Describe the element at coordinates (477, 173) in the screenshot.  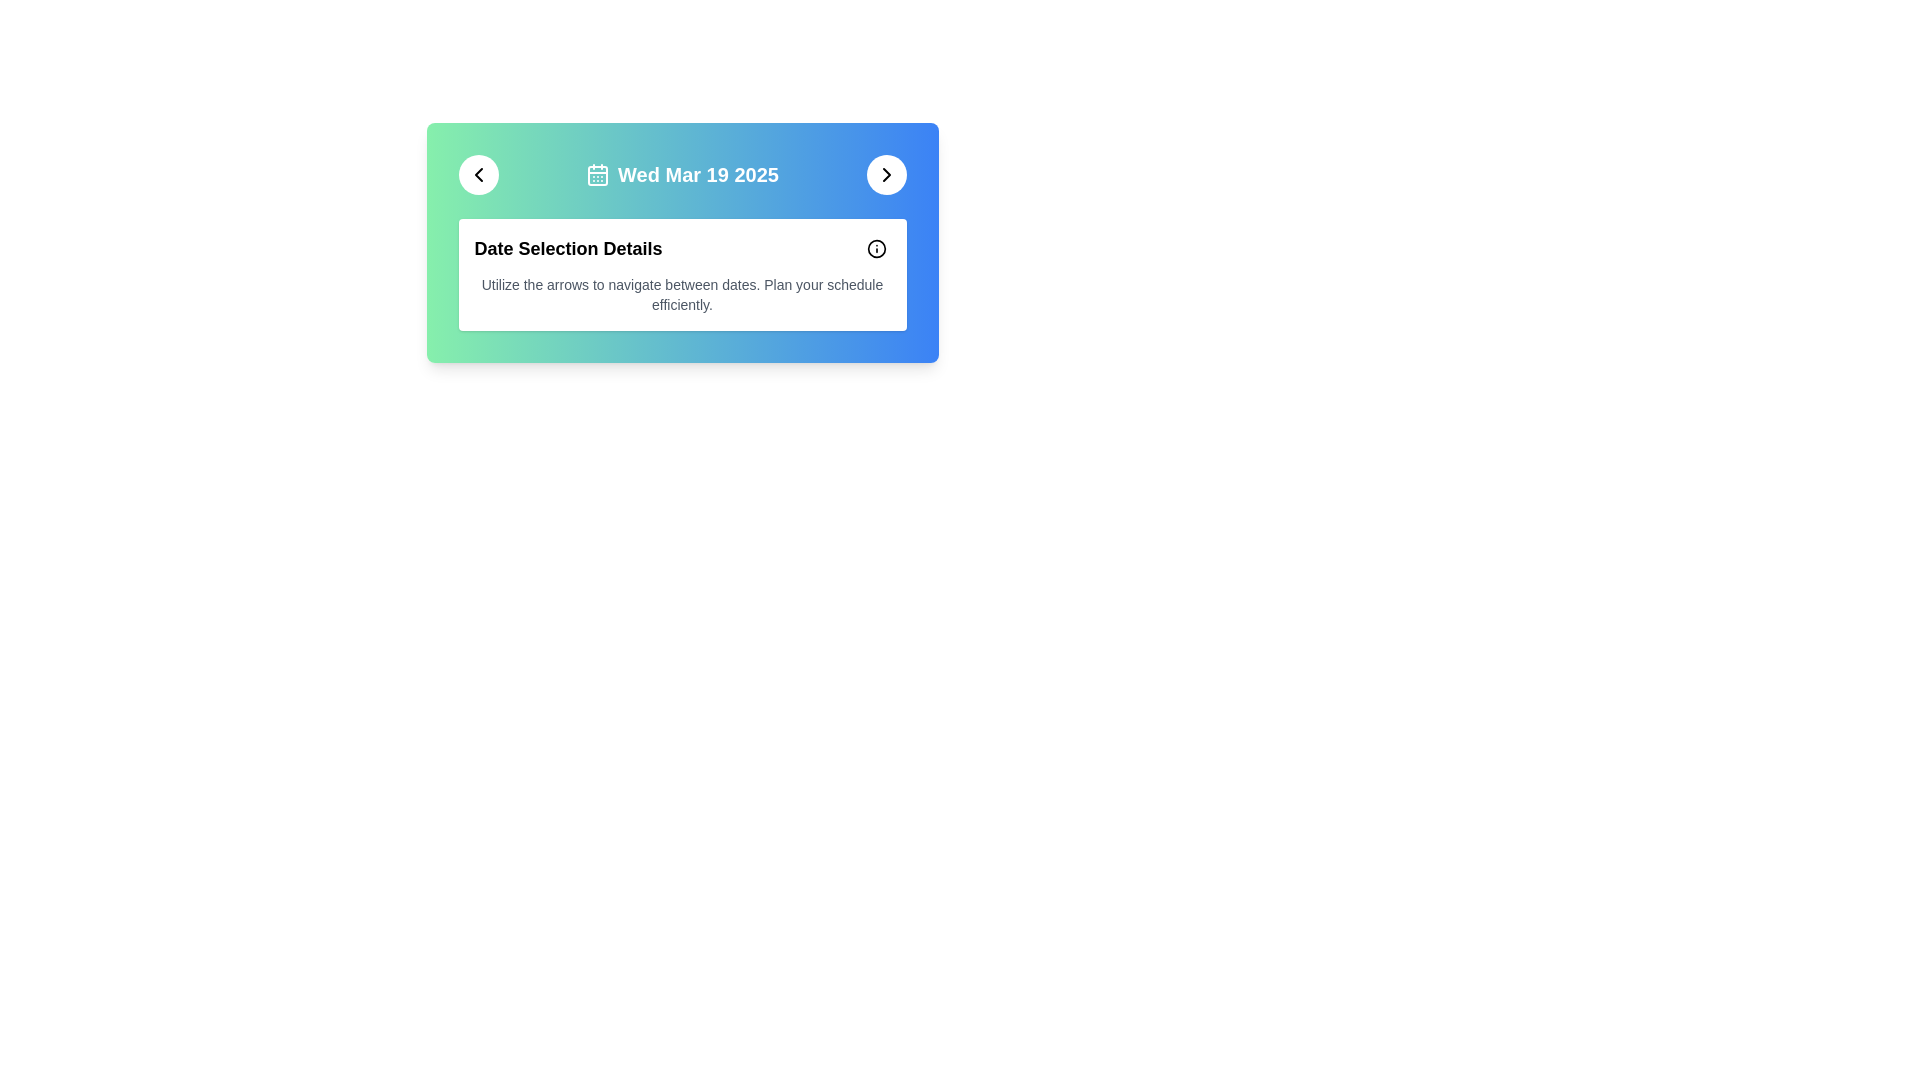
I see `the left-facing chevron icon button located at the top-left corner of the main interface card, adjacent to the right of the card's left border, to navigate to the previous date` at that location.